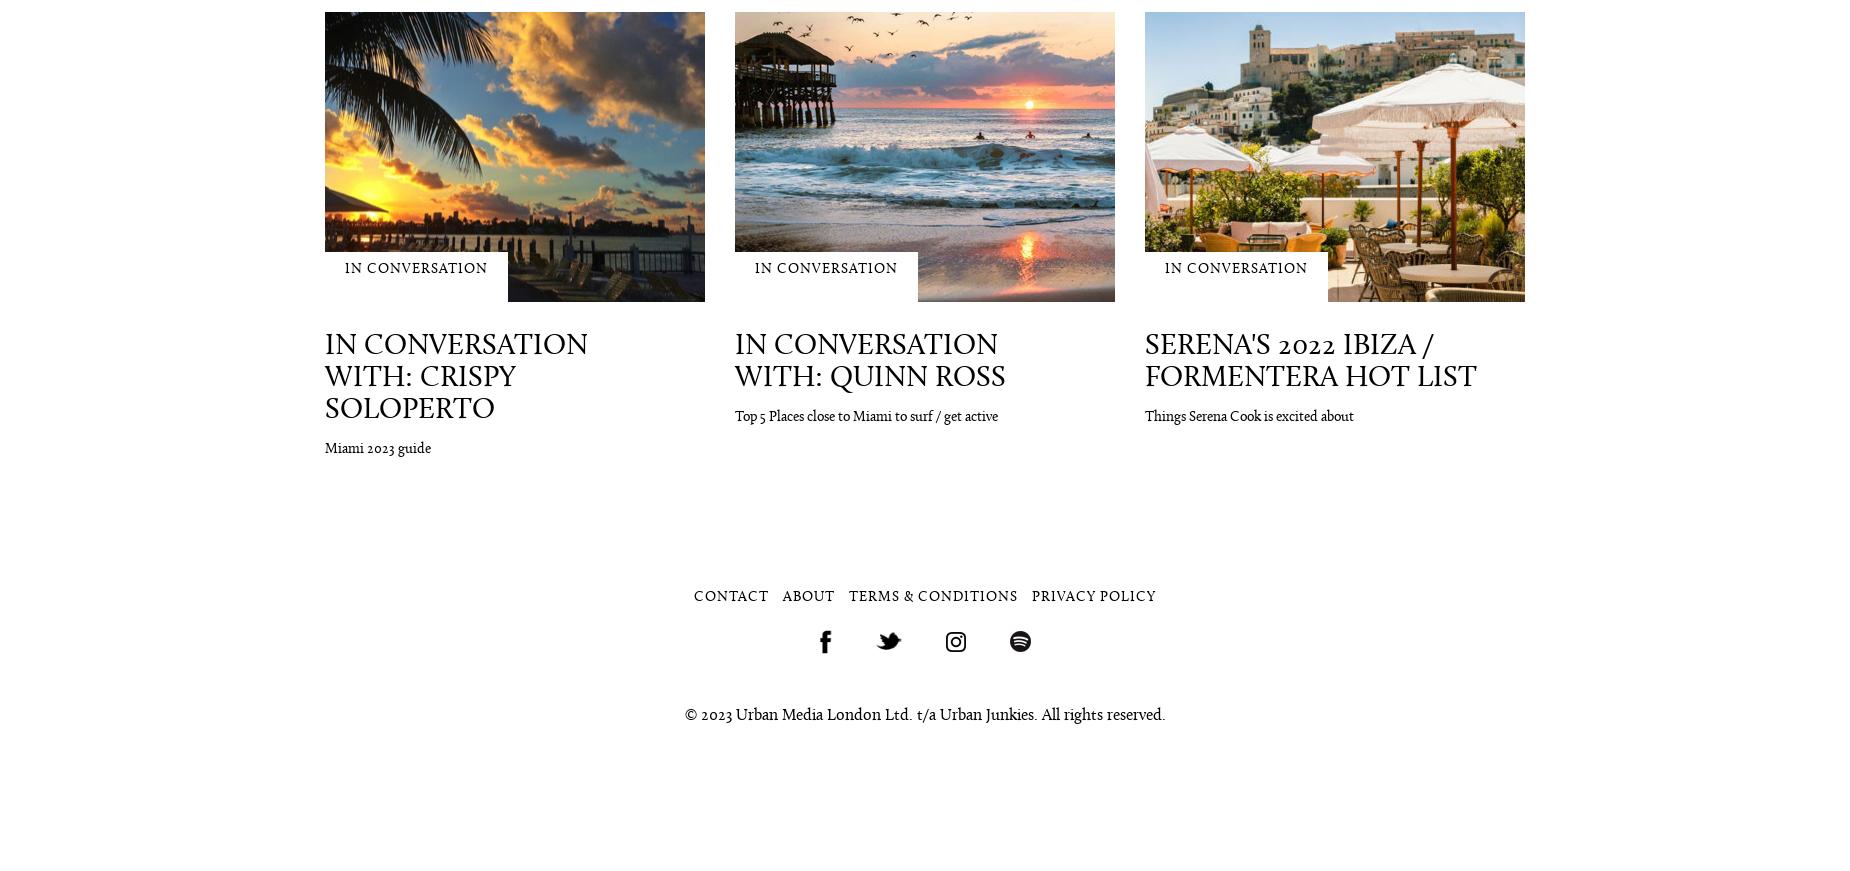 The height and width of the screenshot is (871, 1850). Describe the element at coordinates (932, 595) in the screenshot. I see `'Terms & Conditions'` at that location.